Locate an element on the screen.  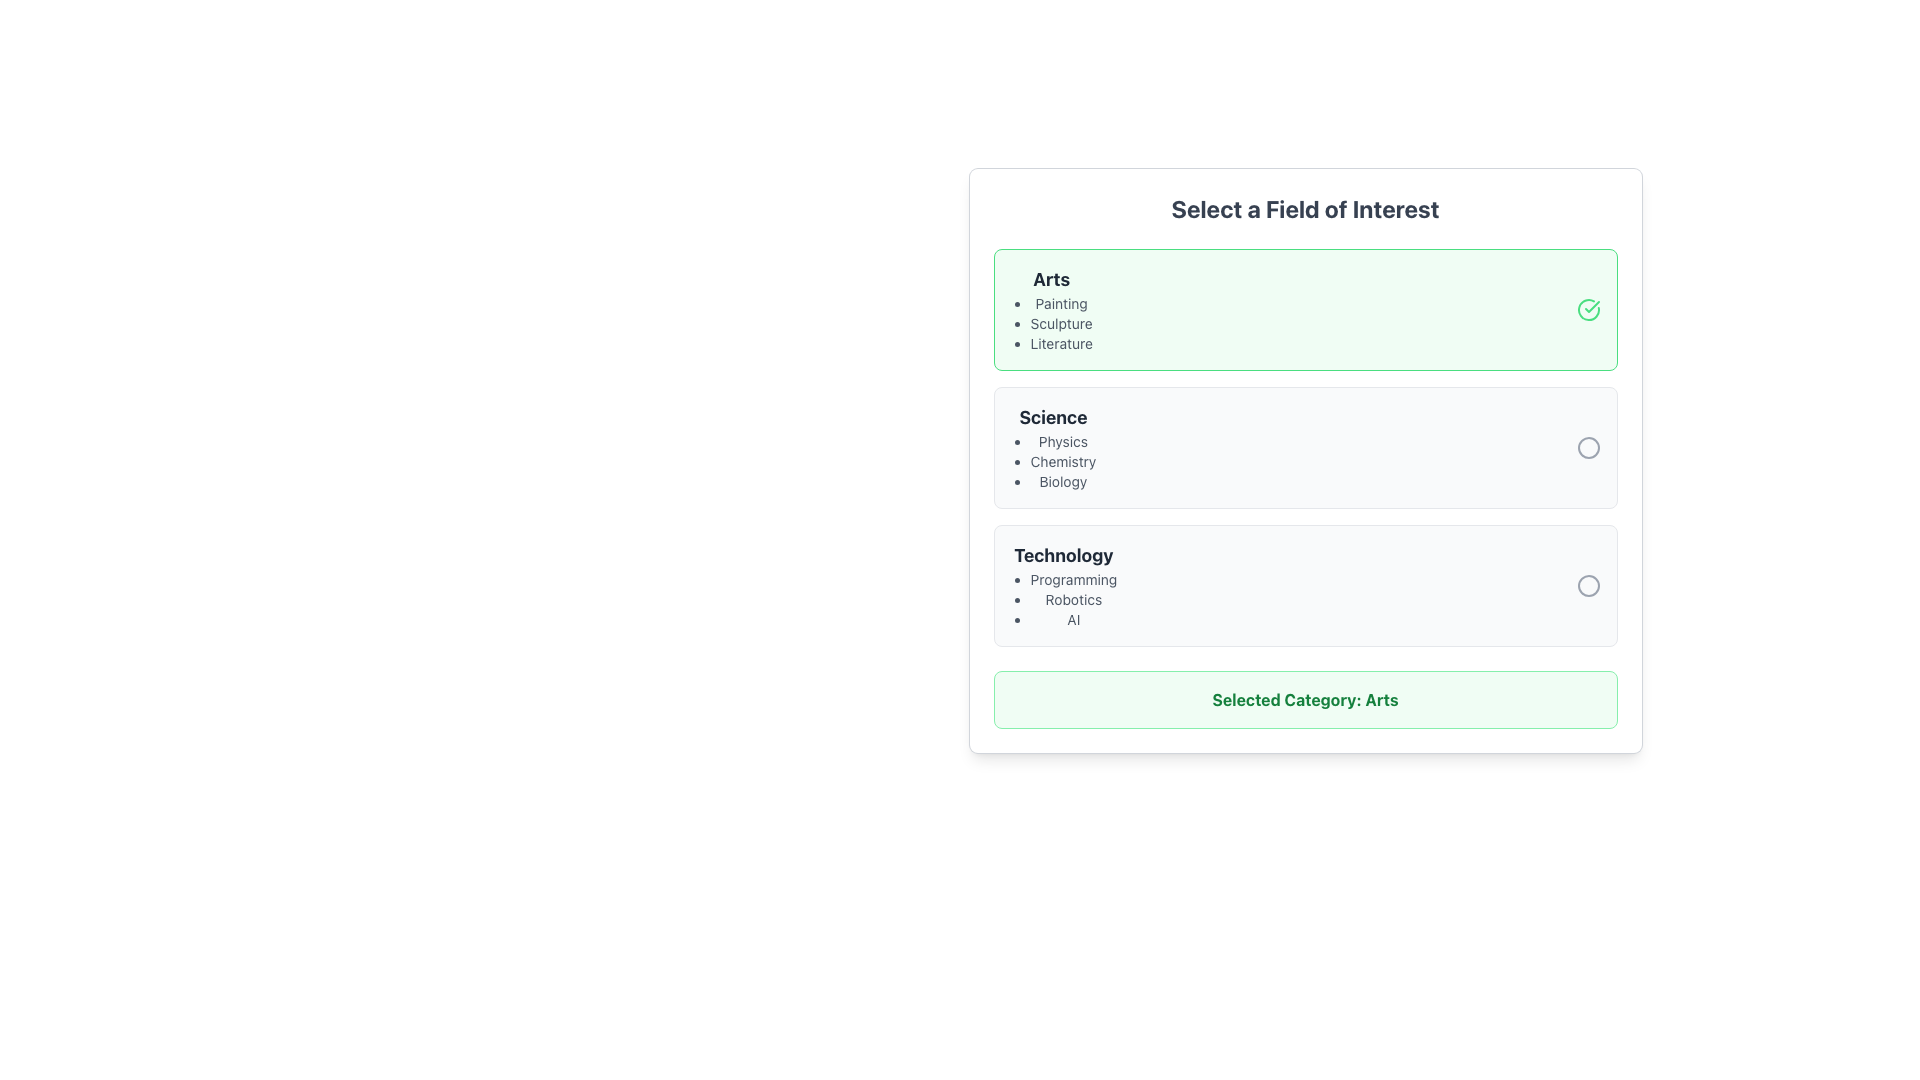
the SVG Circle indicator for the 'Technology' category, which is the only circular element next to the 'Technology' label in the lower section of the menu is located at coordinates (1587, 585).